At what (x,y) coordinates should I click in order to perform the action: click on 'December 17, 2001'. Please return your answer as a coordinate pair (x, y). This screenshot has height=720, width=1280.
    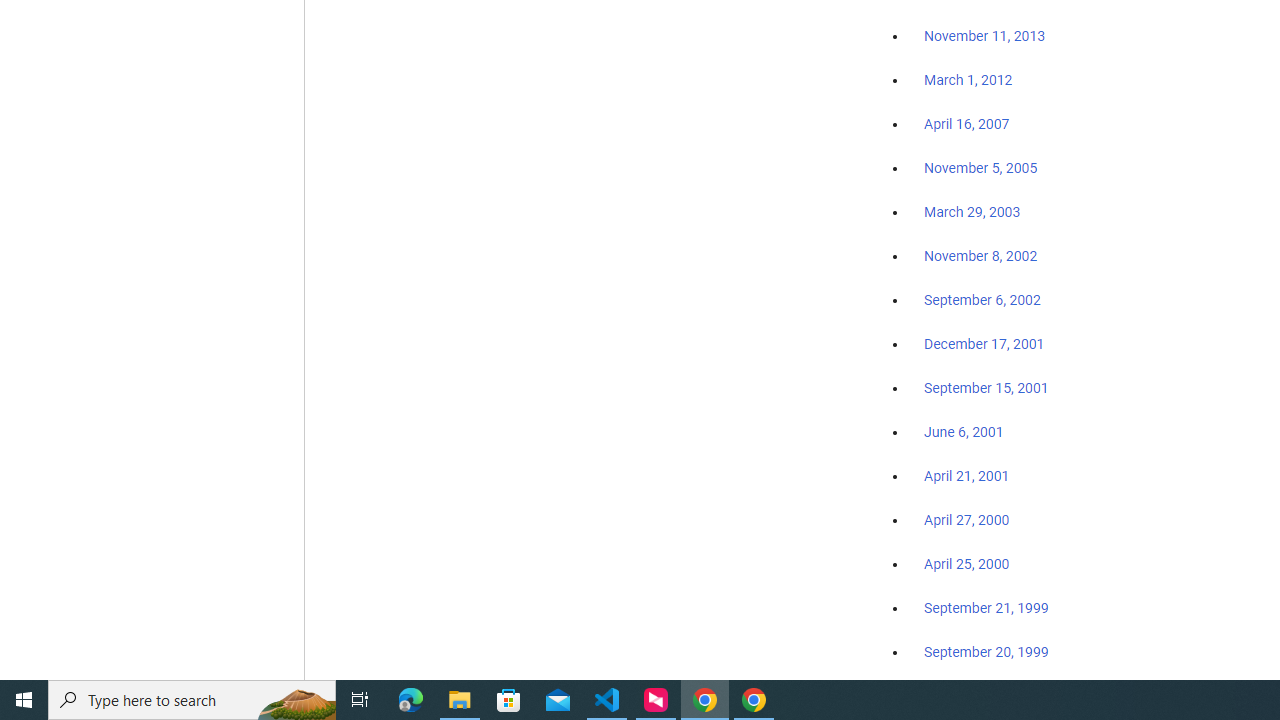
    Looking at the image, I should click on (984, 342).